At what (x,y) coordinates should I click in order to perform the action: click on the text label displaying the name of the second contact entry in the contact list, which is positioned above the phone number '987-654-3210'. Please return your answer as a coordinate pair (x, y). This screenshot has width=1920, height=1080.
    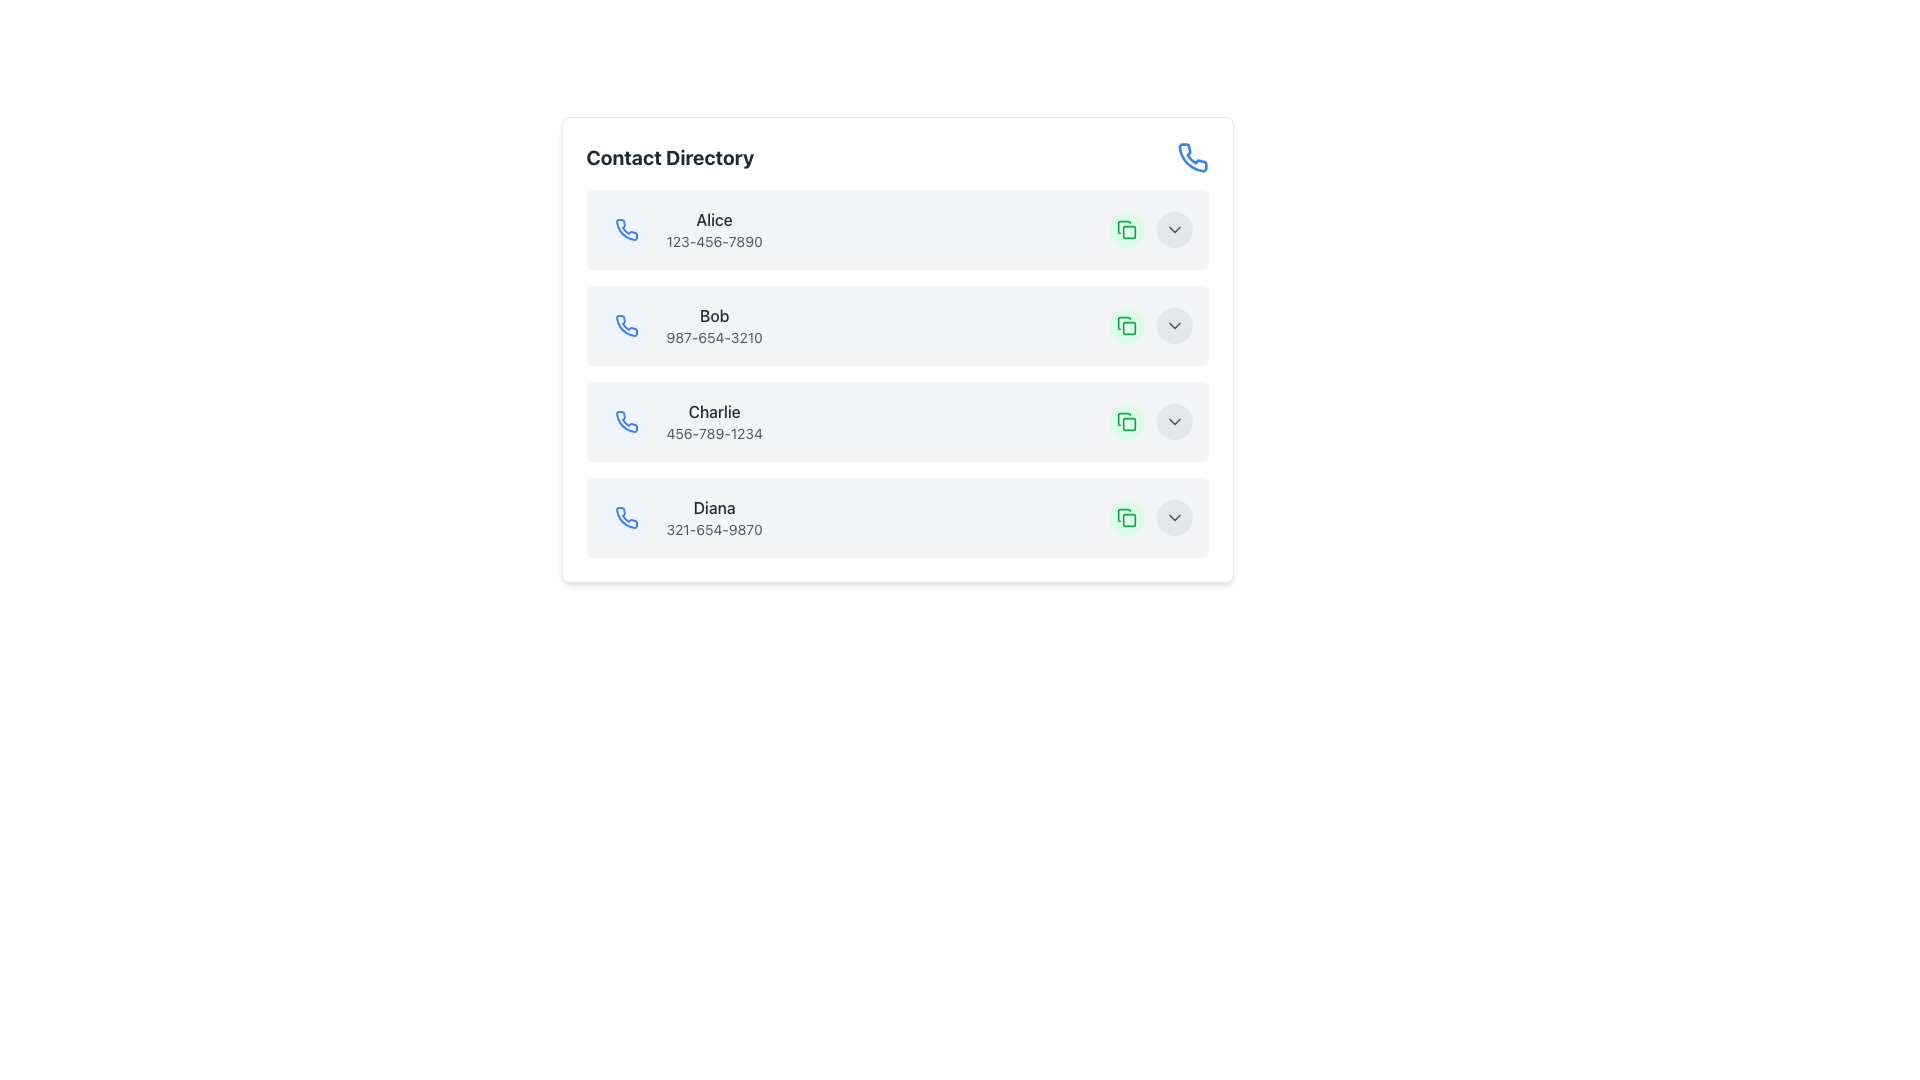
    Looking at the image, I should click on (714, 315).